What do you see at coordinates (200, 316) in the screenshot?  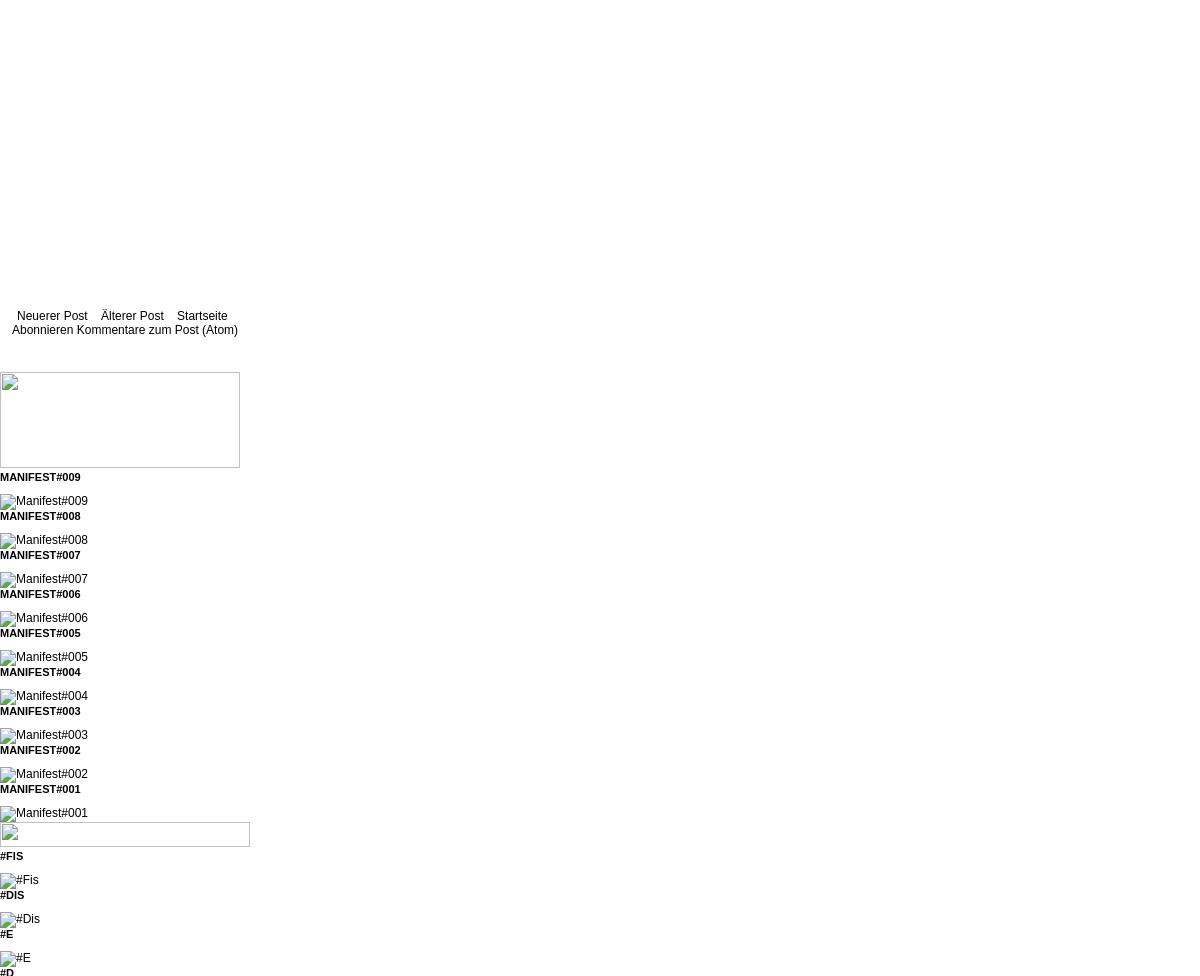 I see `'Startseite'` at bounding box center [200, 316].